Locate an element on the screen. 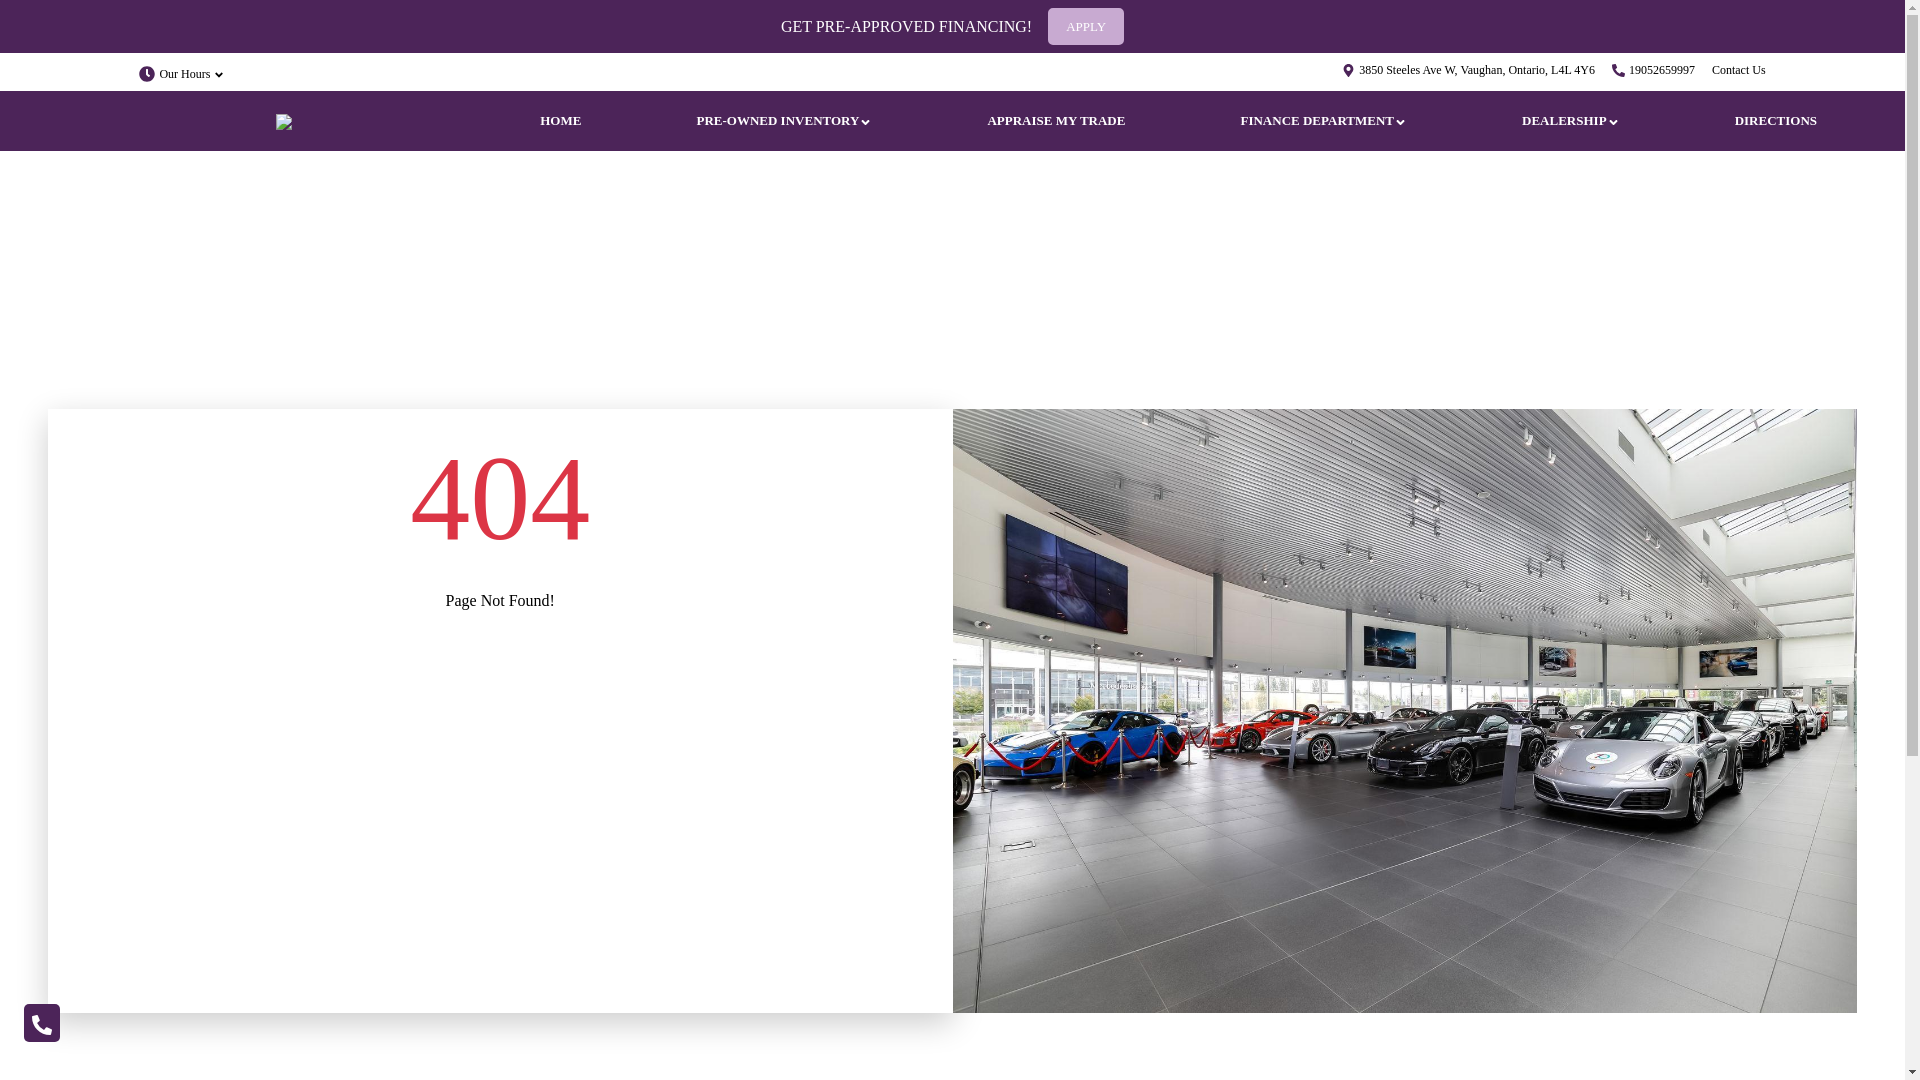 This screenshot has height=1080, width=1920. 'APPLY' is located at coordinates (1084, 26).